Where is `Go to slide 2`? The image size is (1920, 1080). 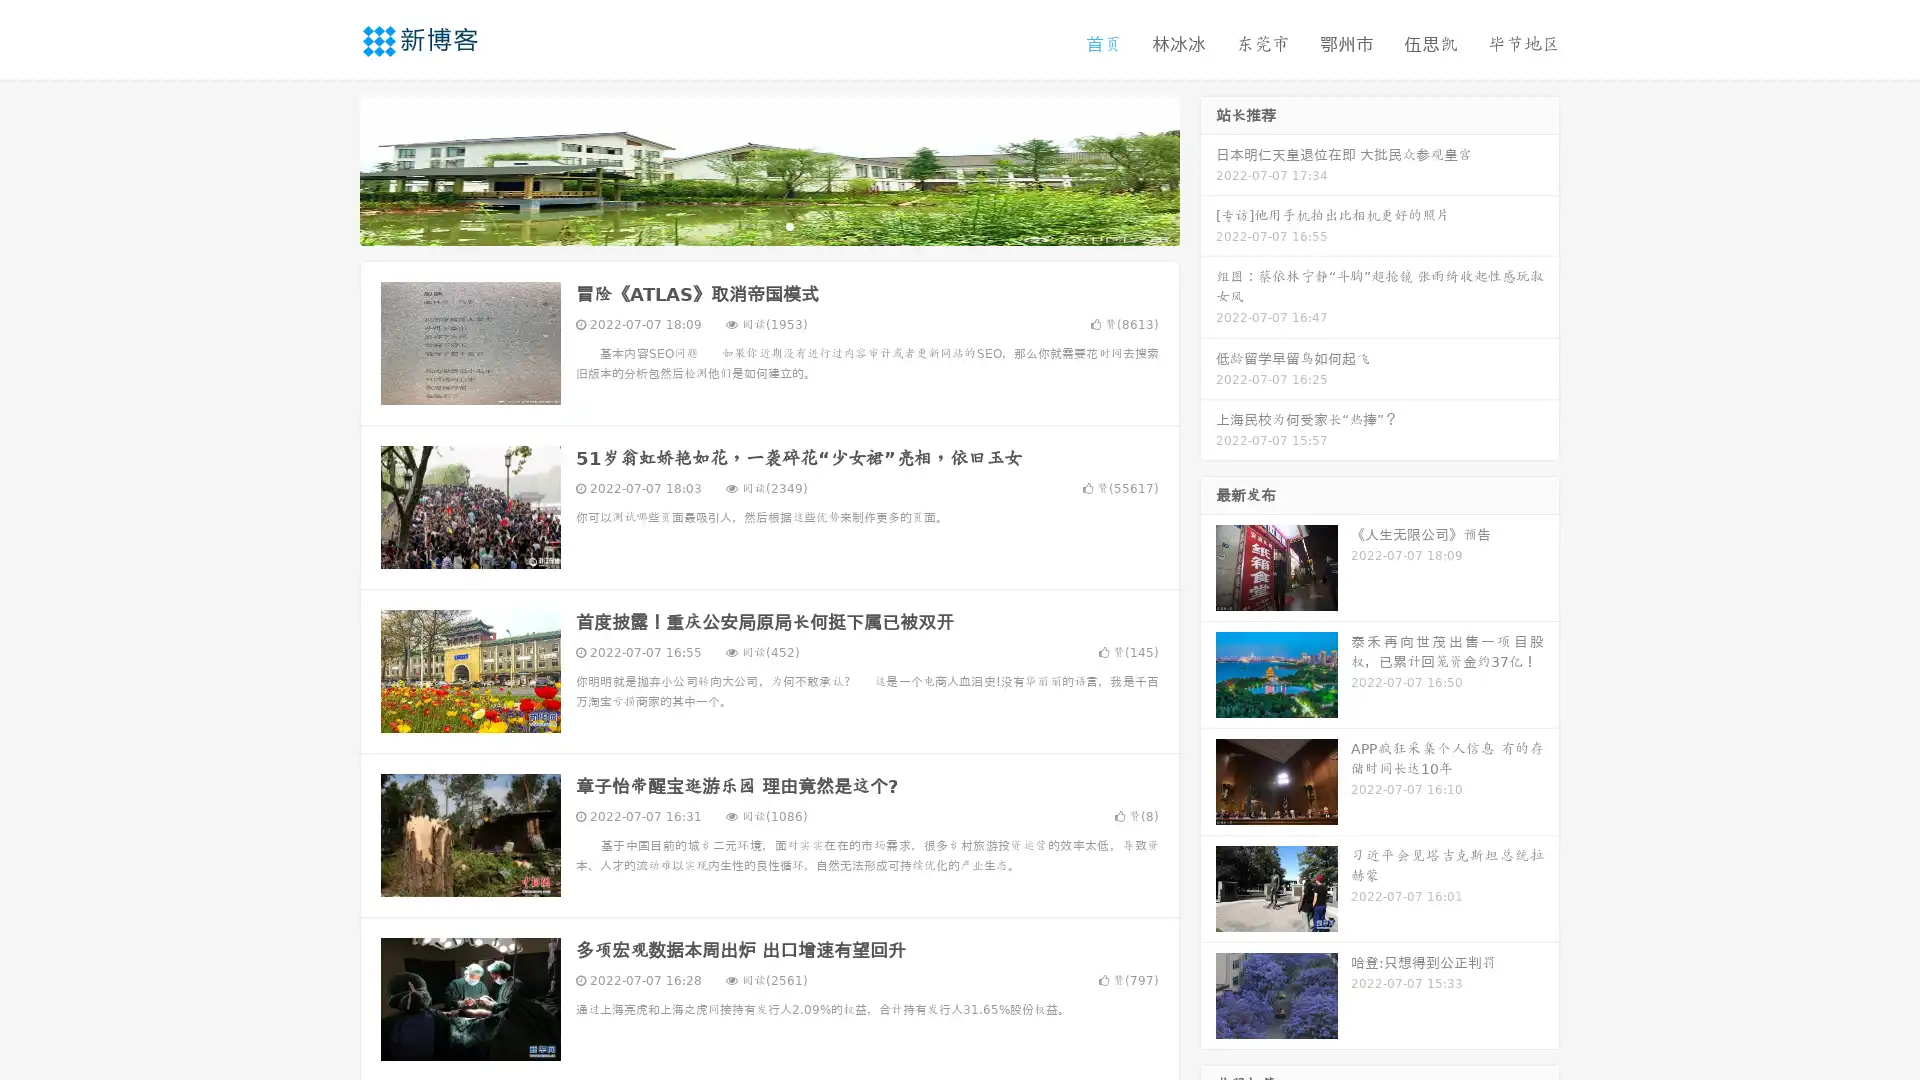 Go to slide 2 is located at coordinates (768, 225).